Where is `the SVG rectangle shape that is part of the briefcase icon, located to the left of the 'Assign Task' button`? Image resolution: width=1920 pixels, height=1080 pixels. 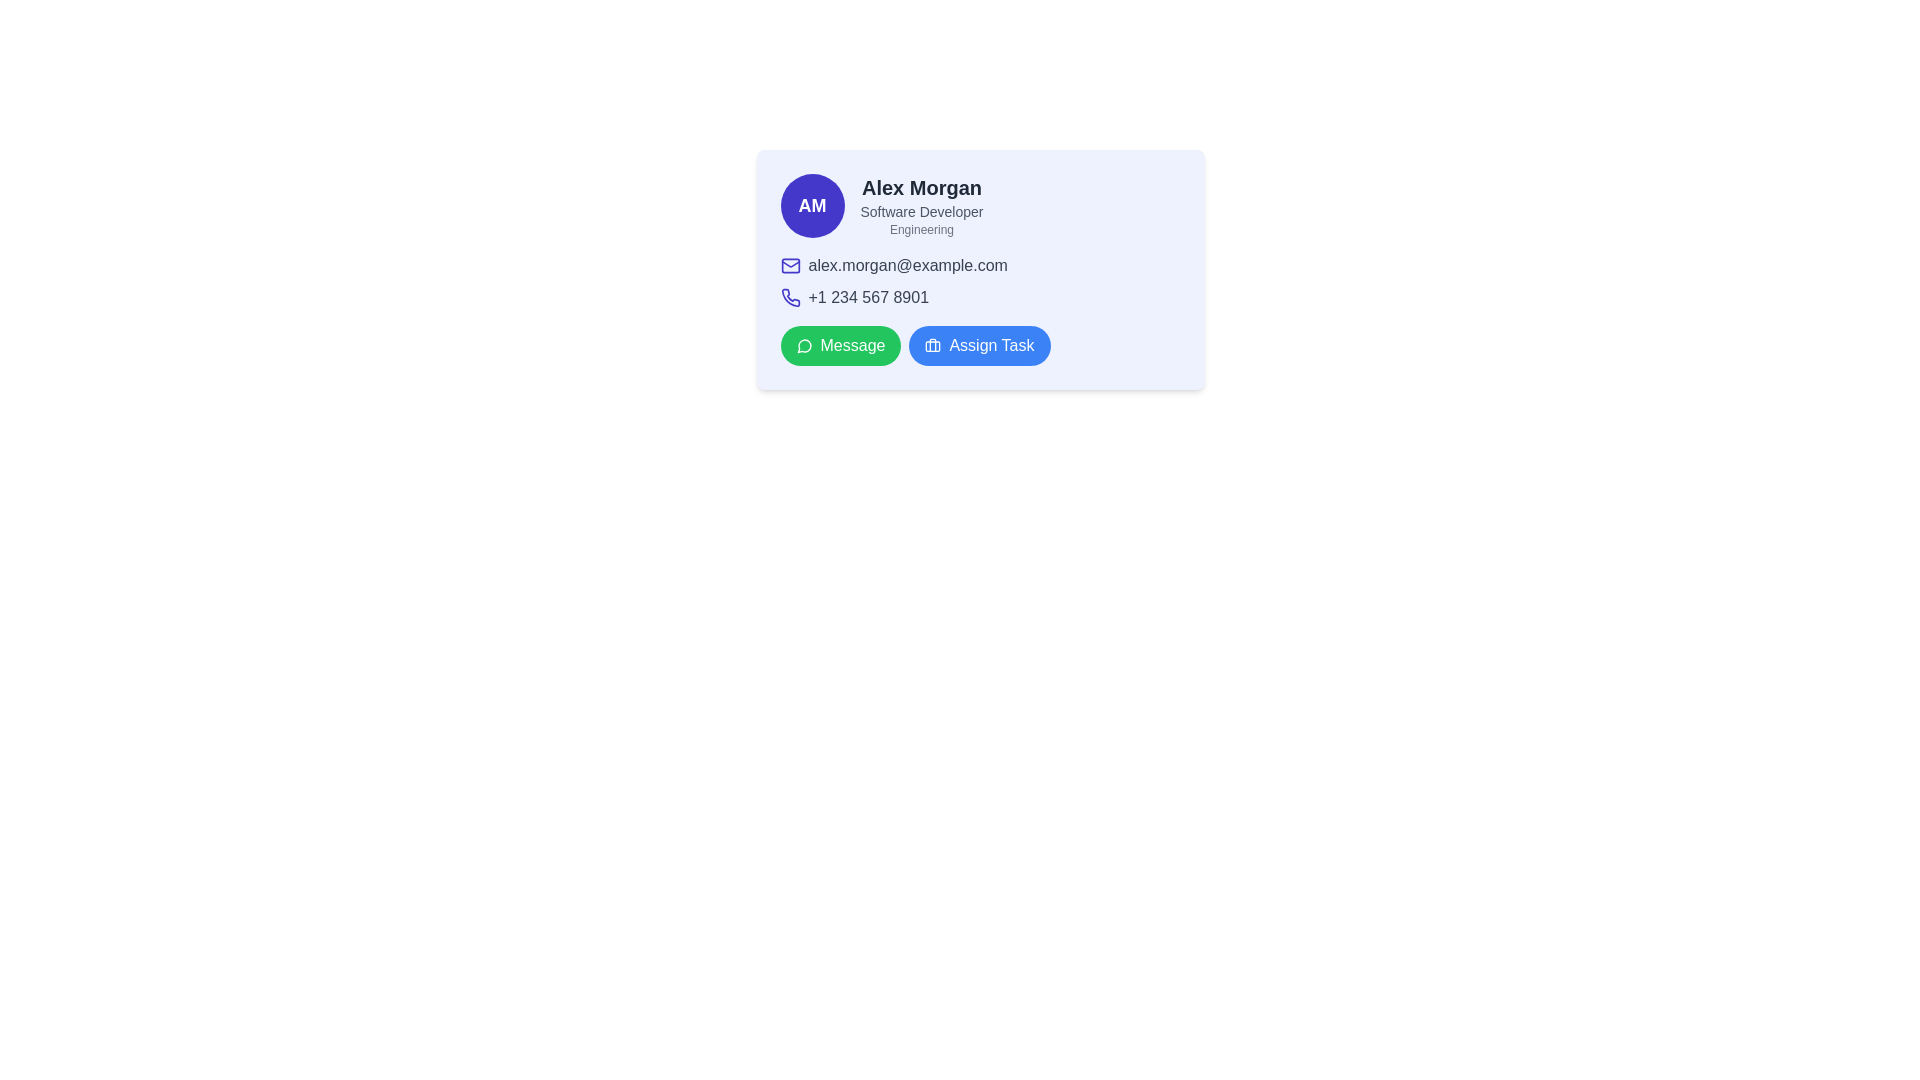 the SVG rectangle shape that is part of the briefcase icon, located to the left of the 'Assign Task' button is located at coordinates (932, 345).